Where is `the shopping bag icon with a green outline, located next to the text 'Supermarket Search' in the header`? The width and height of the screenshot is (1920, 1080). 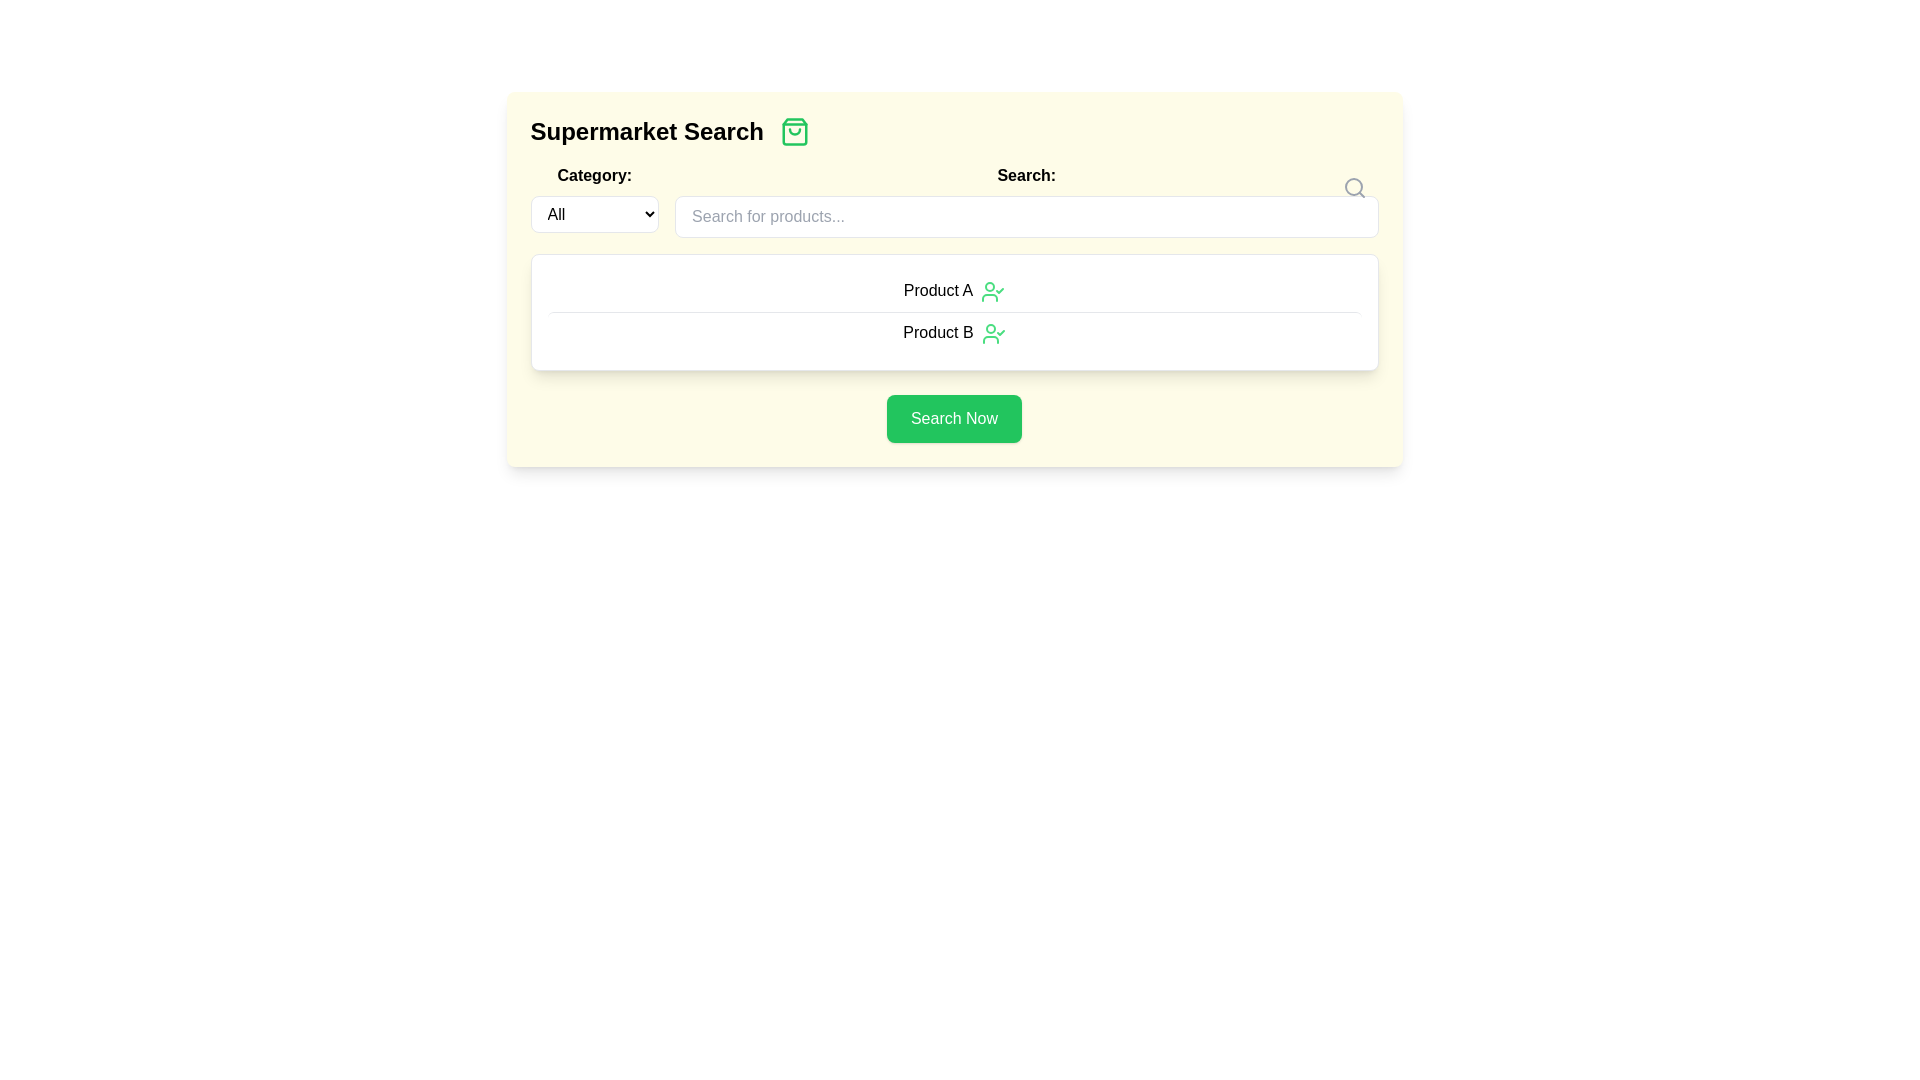 the shopping bag icon with a green outline, located next to the text 'Supermarket Search' in the header is located at coordinates (793, 131).